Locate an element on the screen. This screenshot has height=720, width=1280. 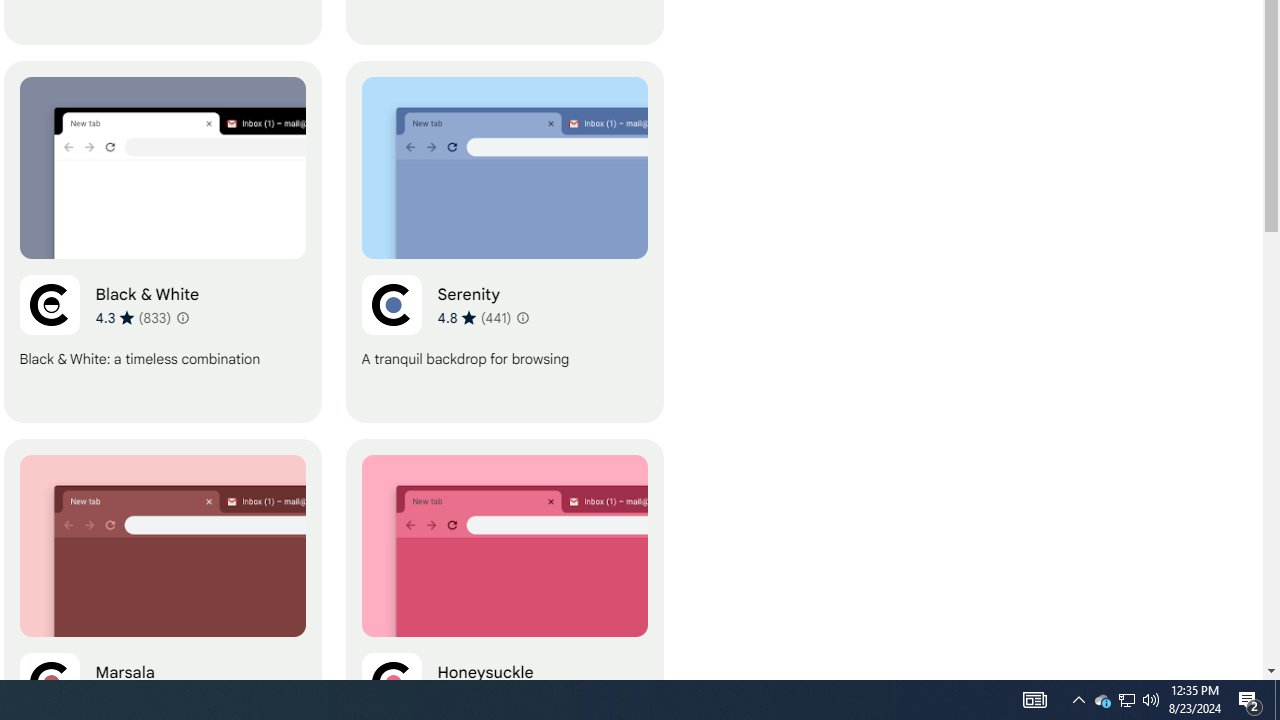
'Black & White' is located at coordinates (162, 241).